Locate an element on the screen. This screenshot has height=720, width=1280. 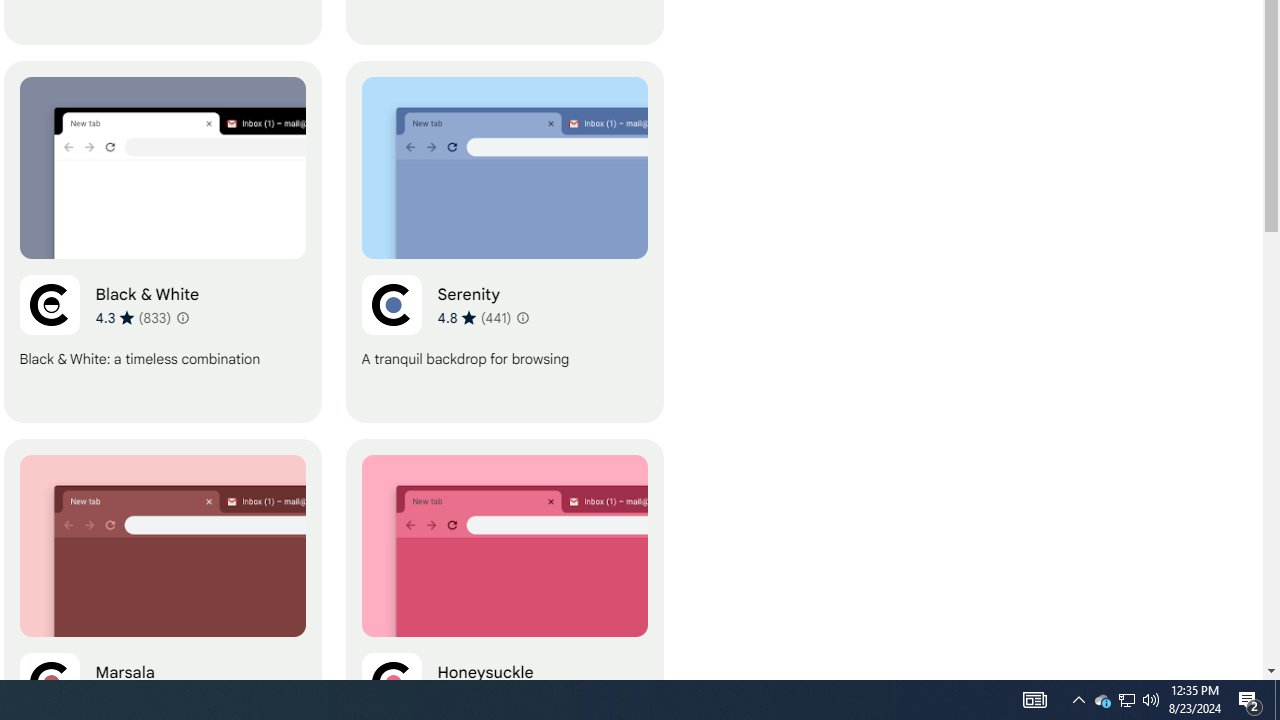
'Black & White' is located at coordinates (162, 241).